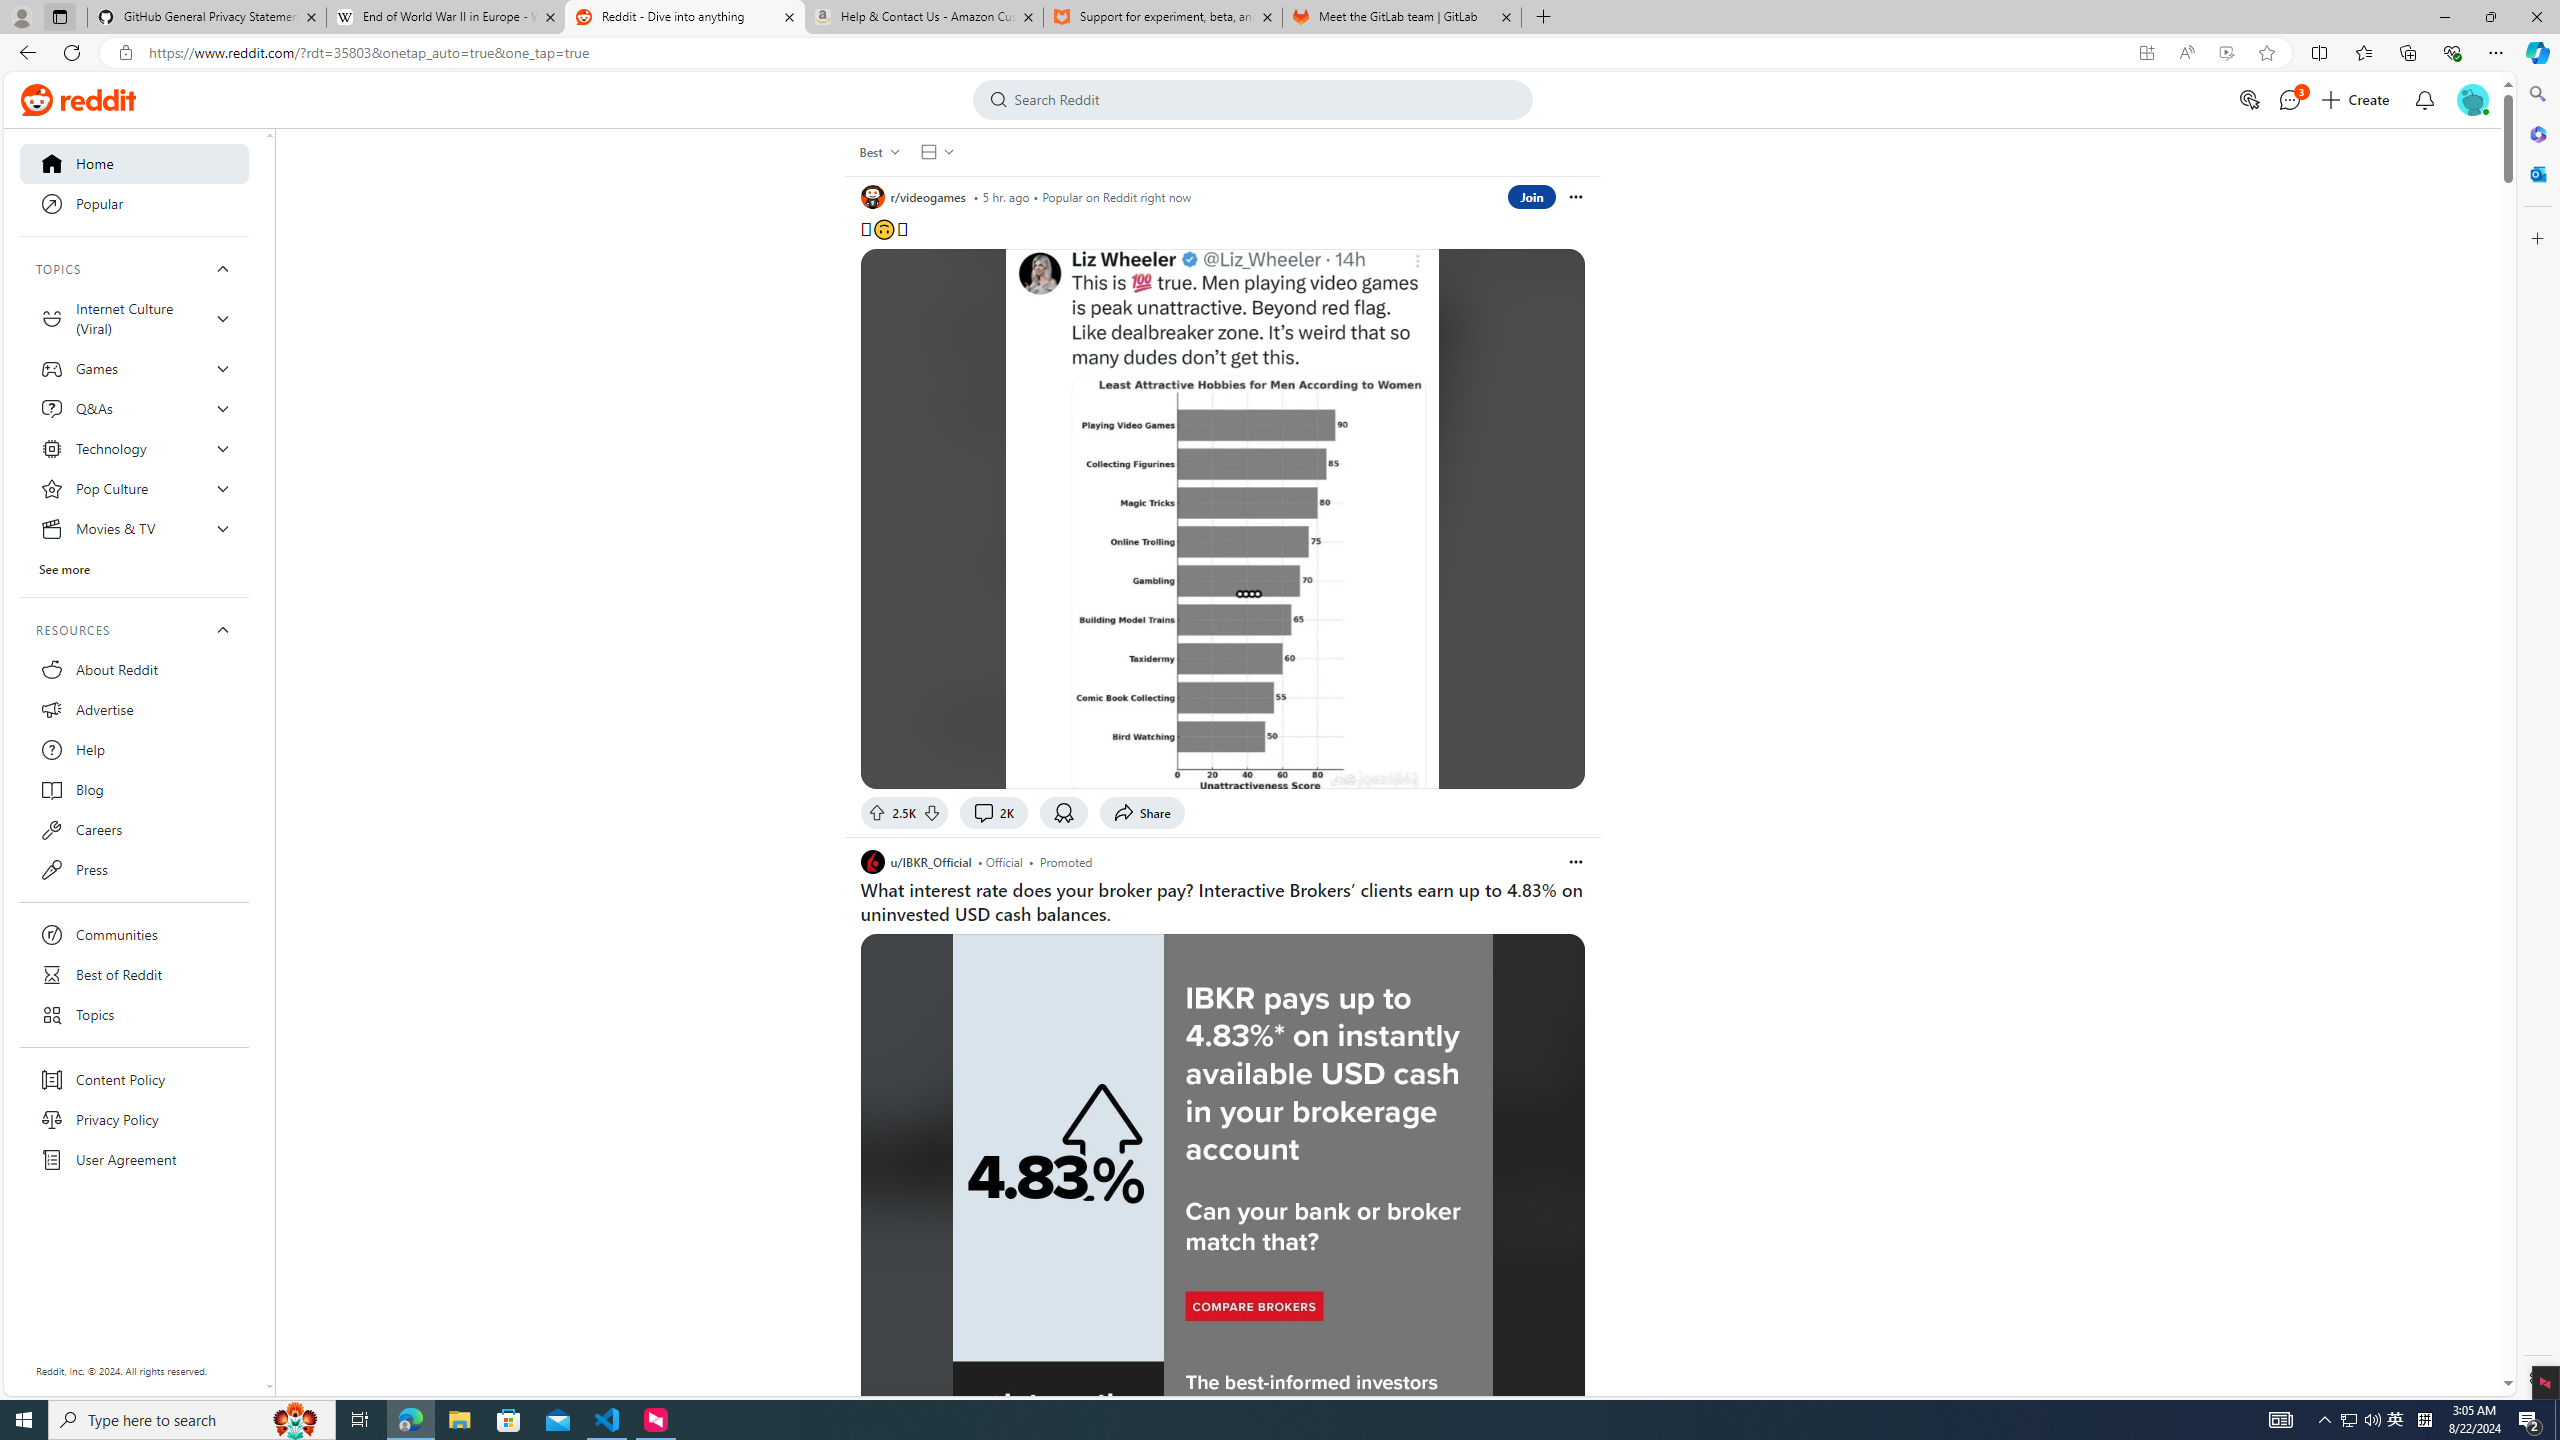 The image size is (2560, 1440). What do you see at coordinates (134, 1080) in the screenshot?
I see `'Content Policy'` at bounding box center [134, 1080].